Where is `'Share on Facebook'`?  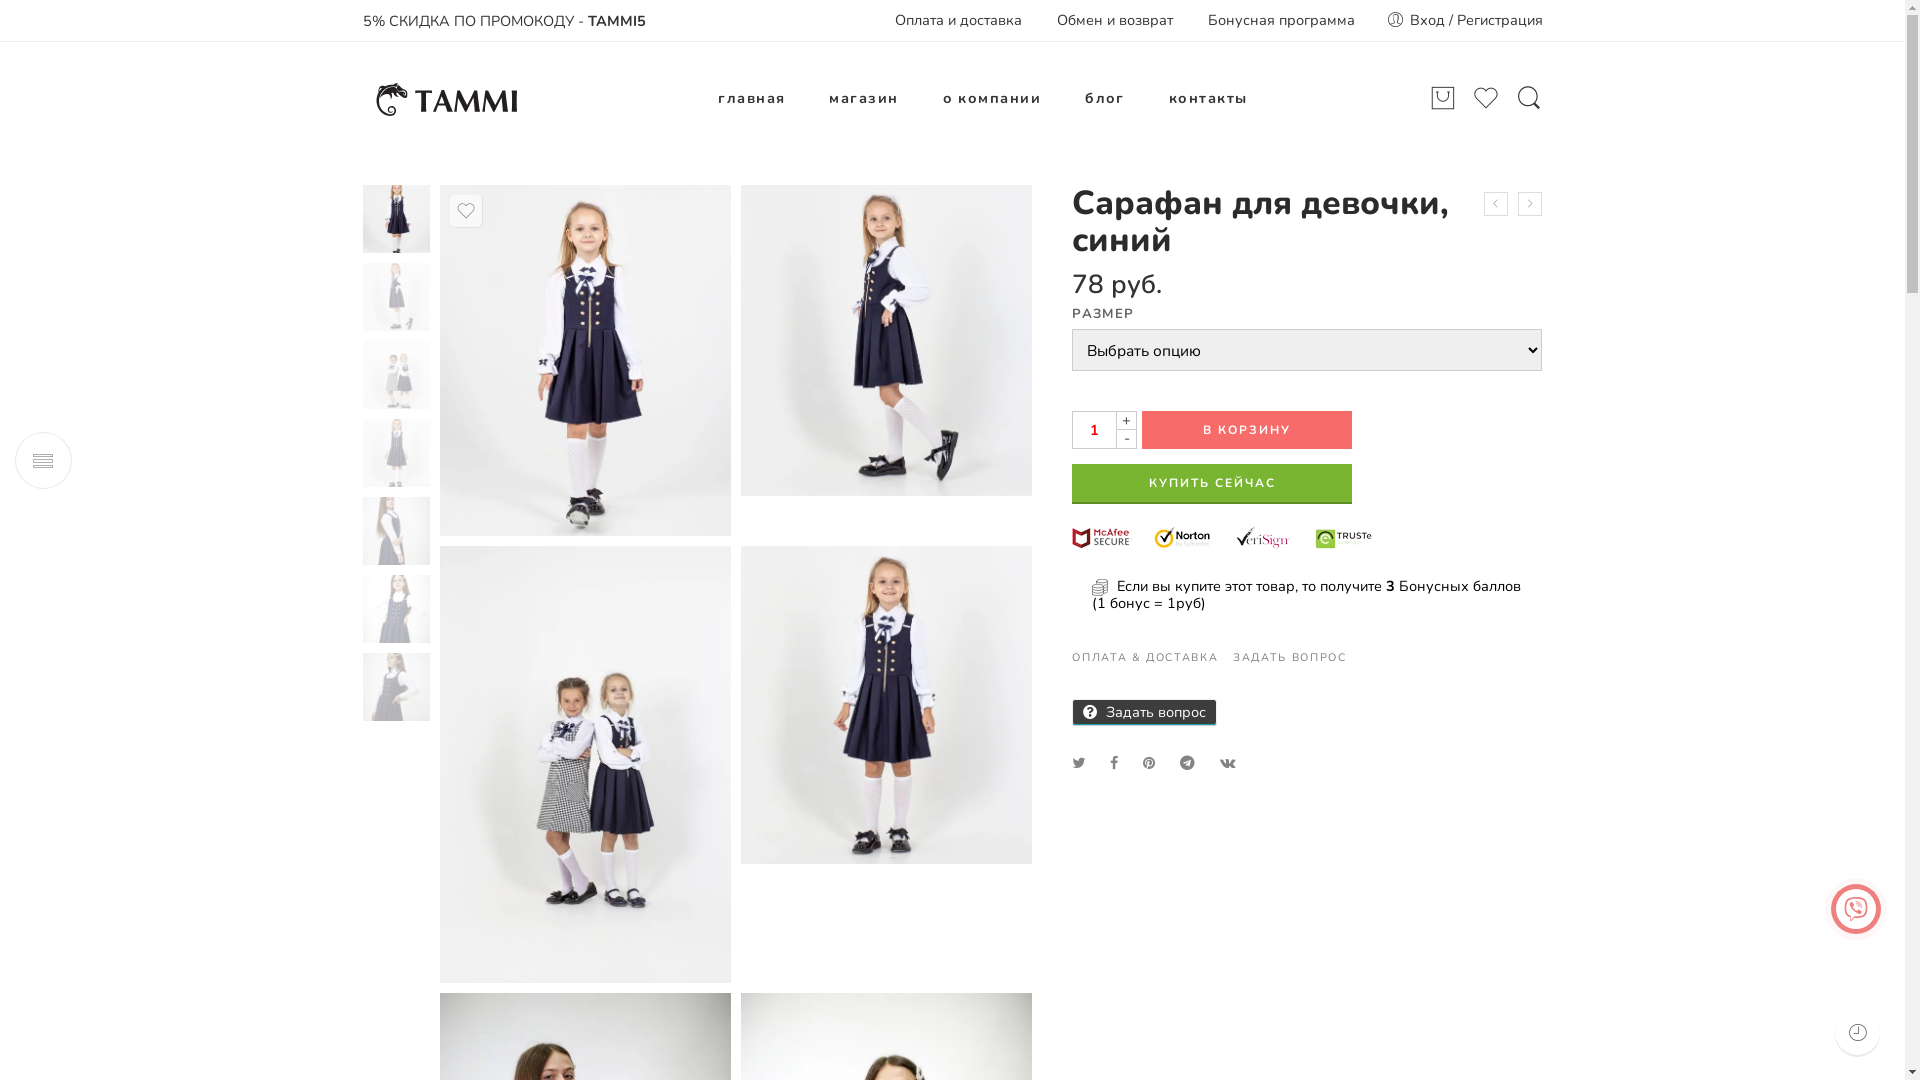
'Share on Facebook' is located at coordinates (1112, 763).